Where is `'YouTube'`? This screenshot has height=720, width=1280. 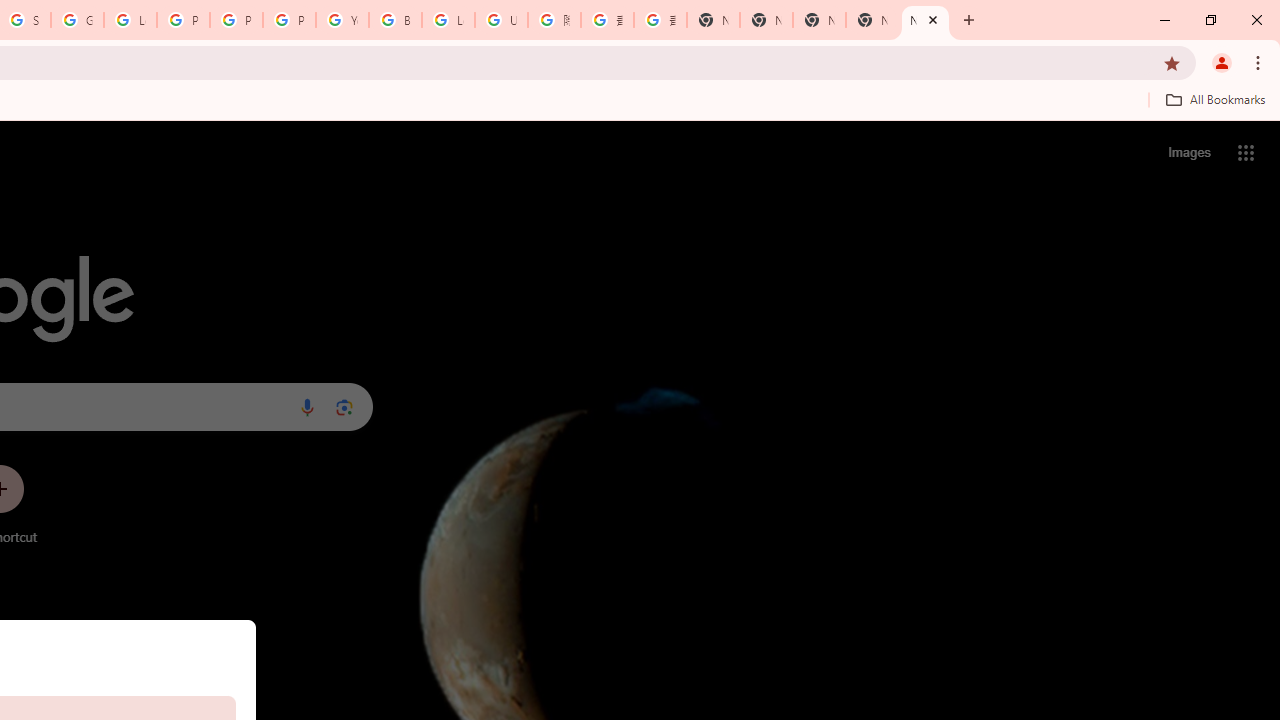 'YouTube' is located at coordinates (342, 20).